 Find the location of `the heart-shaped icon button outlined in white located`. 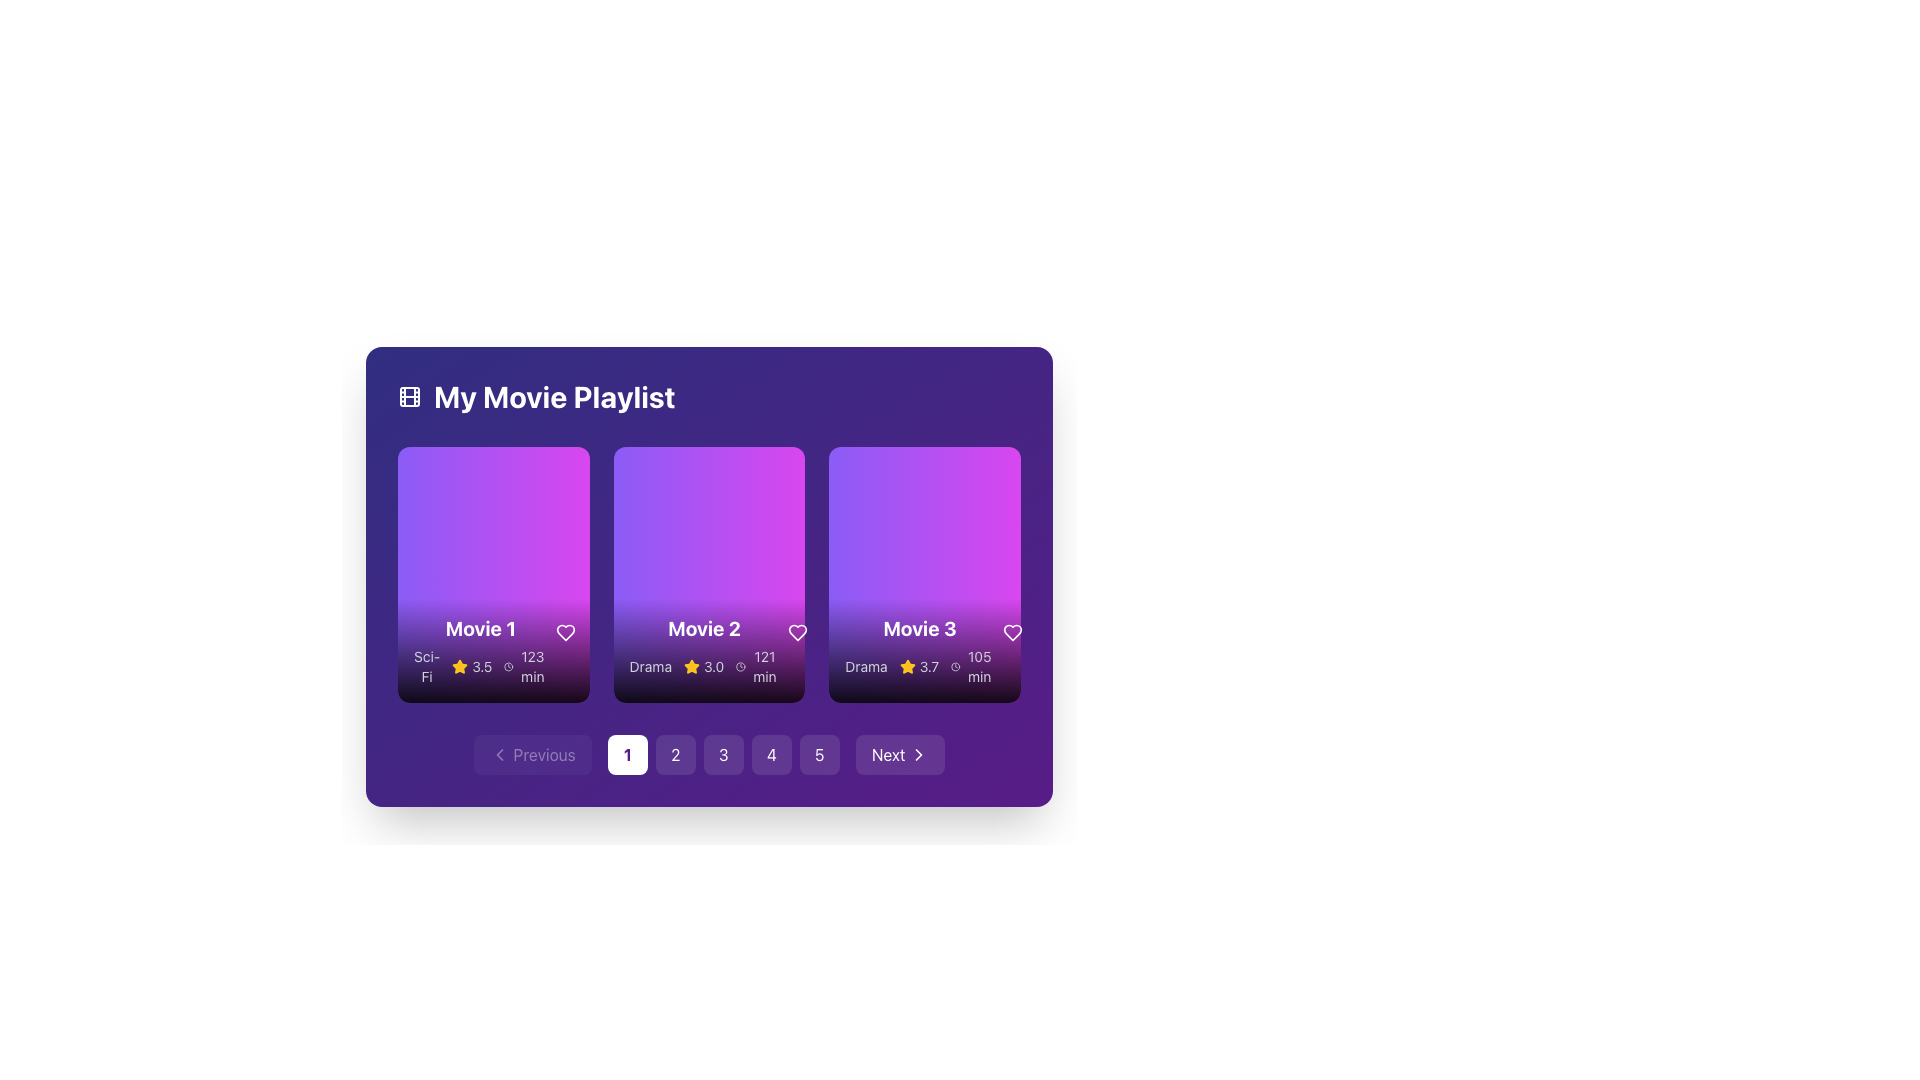

the heart-shaped icon button outlined in white located is located at coordinates (1012, 632).